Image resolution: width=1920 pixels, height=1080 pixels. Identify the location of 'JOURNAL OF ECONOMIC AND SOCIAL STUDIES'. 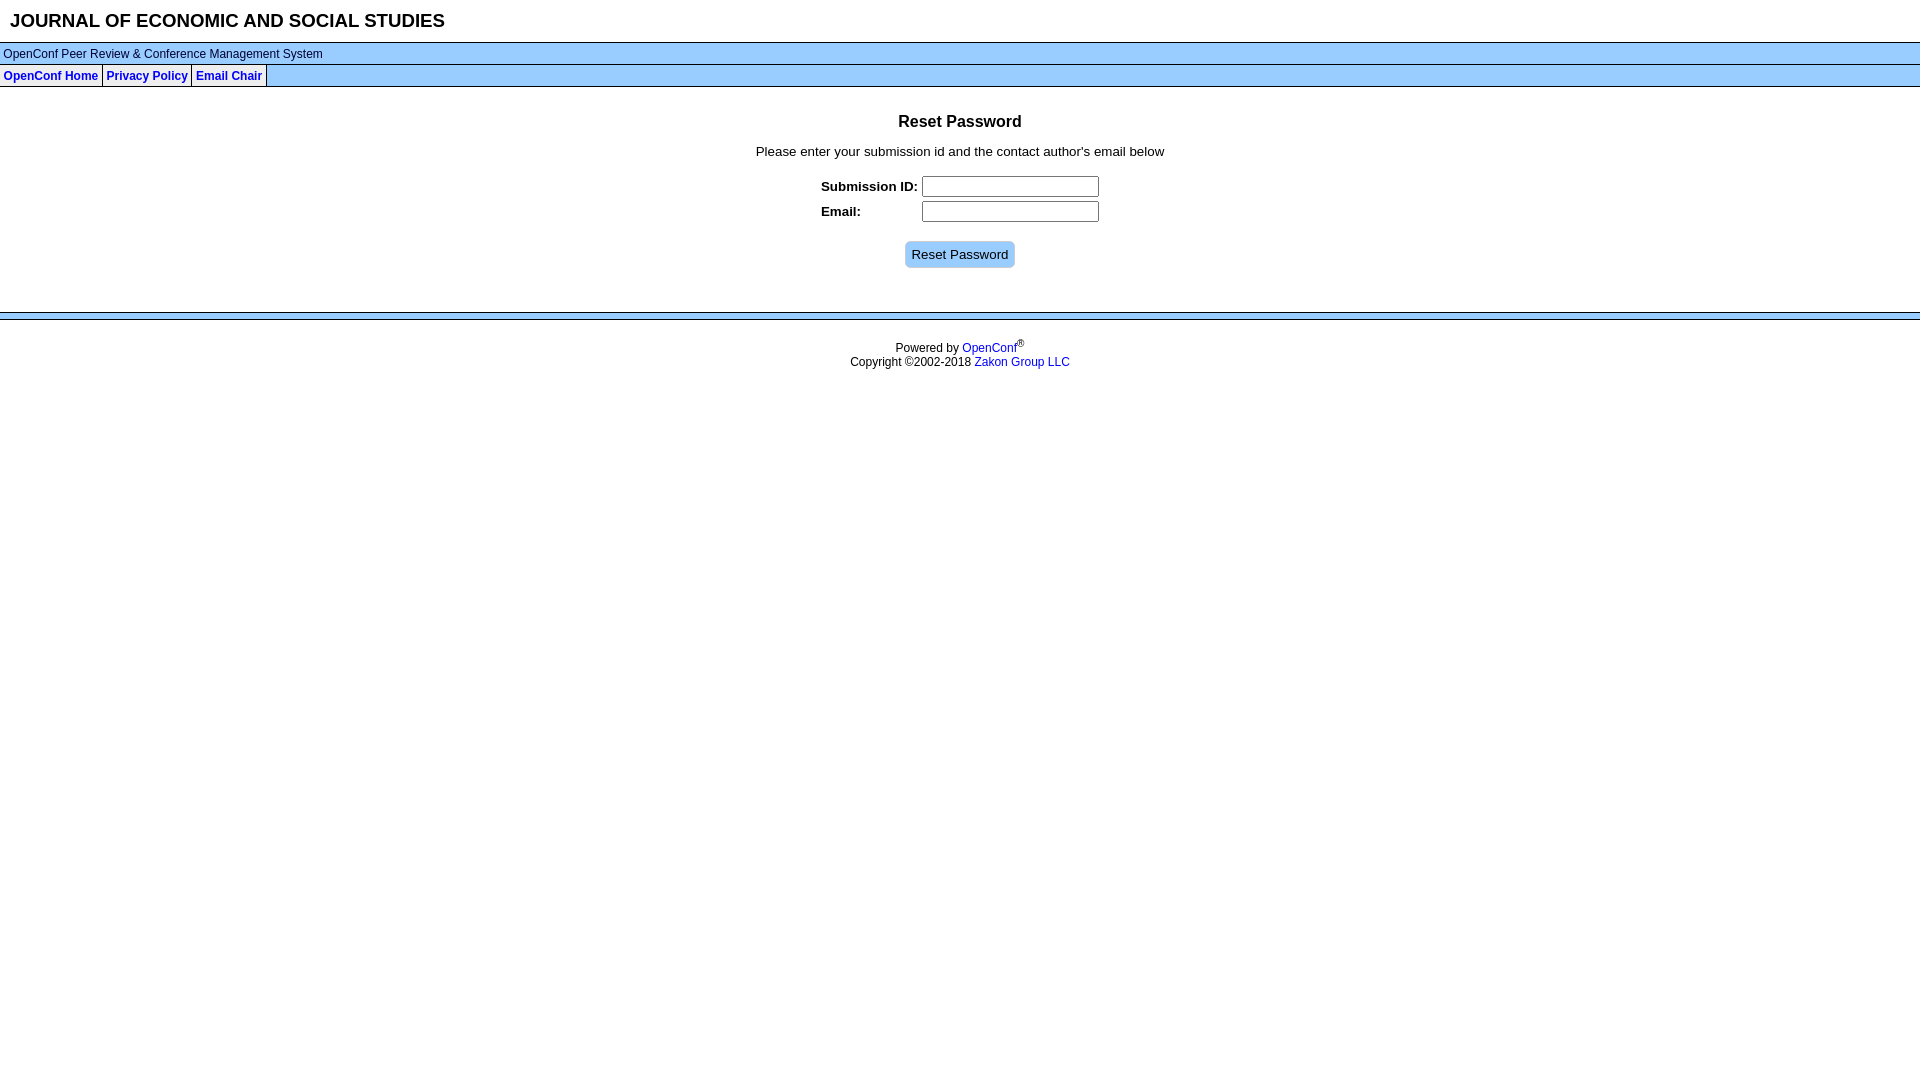
(9, 20).